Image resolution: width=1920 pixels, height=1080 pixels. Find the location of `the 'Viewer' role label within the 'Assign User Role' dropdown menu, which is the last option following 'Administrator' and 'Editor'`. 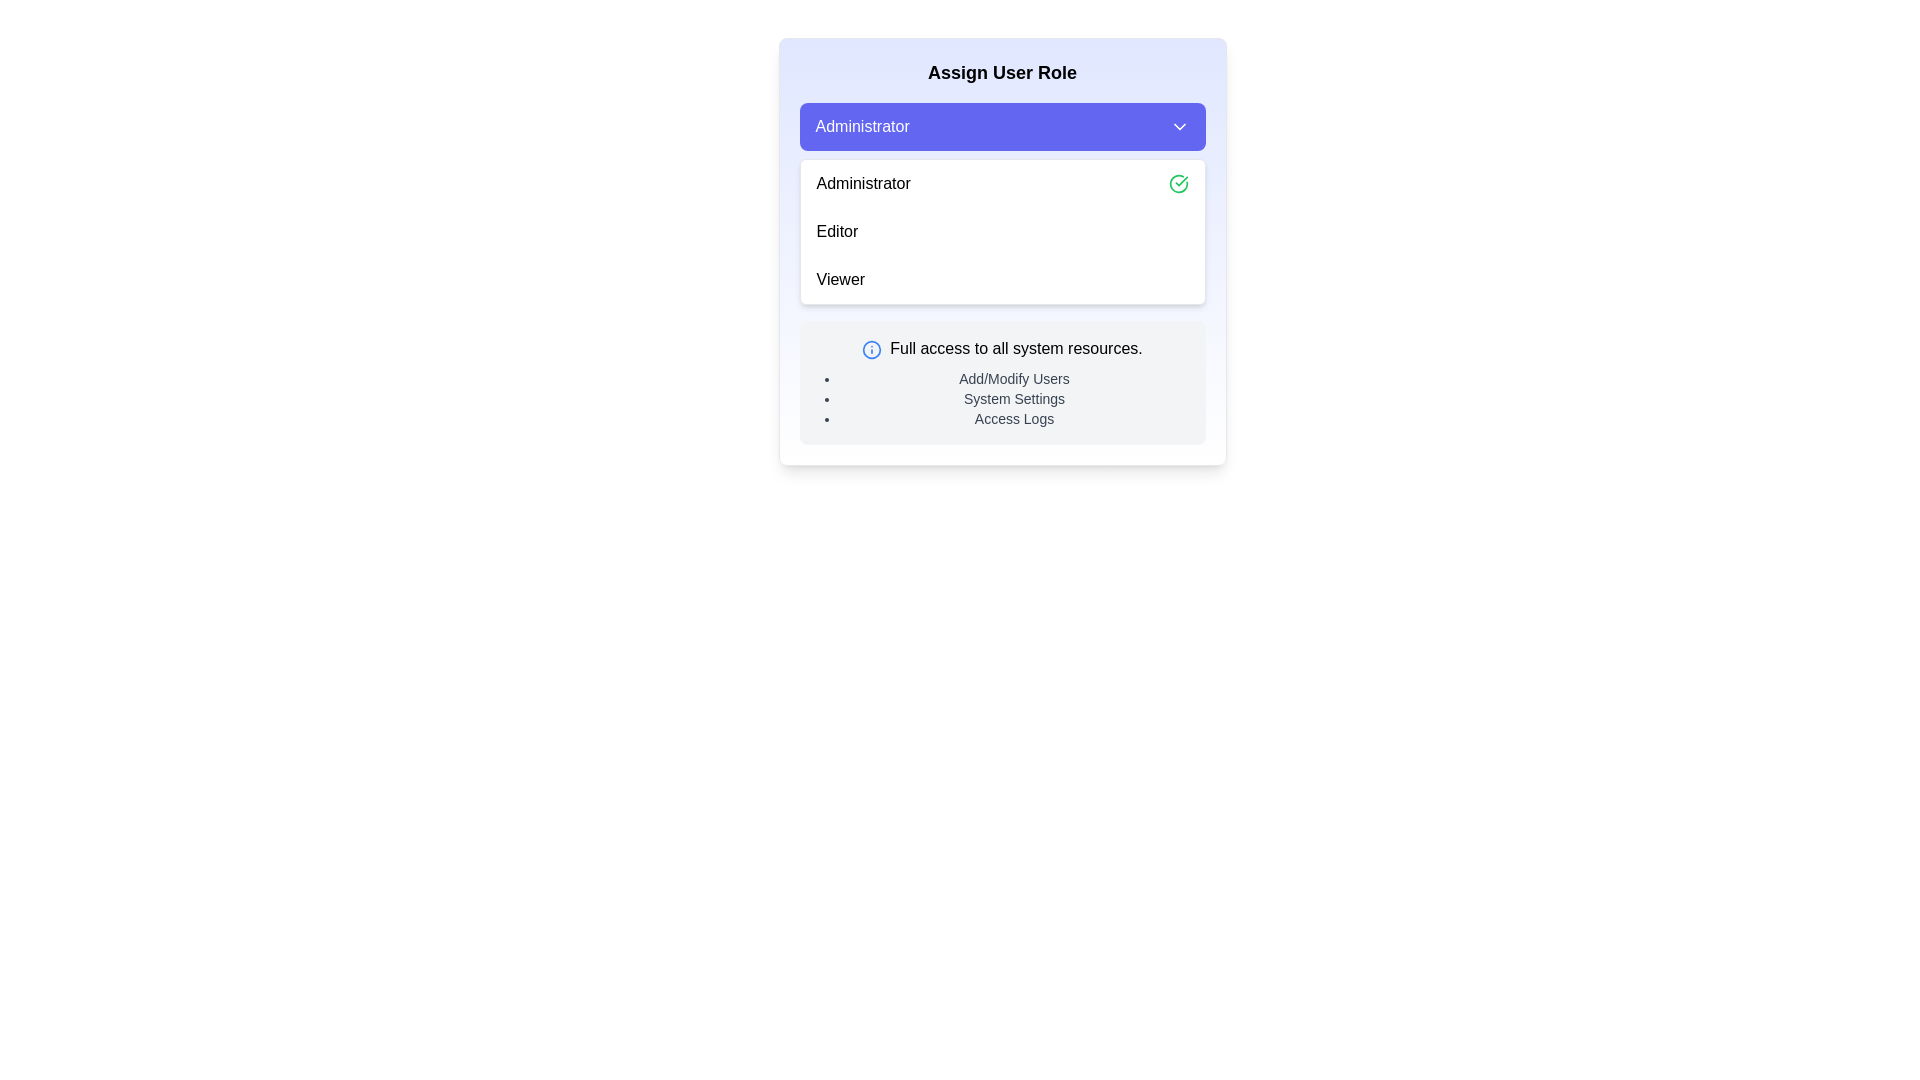

the 'Viewer' role label within the 'Assign User Role' dropdown menu, which is the last option following 'Administrator' and 'Editor' is located at coordinates (840, 280).